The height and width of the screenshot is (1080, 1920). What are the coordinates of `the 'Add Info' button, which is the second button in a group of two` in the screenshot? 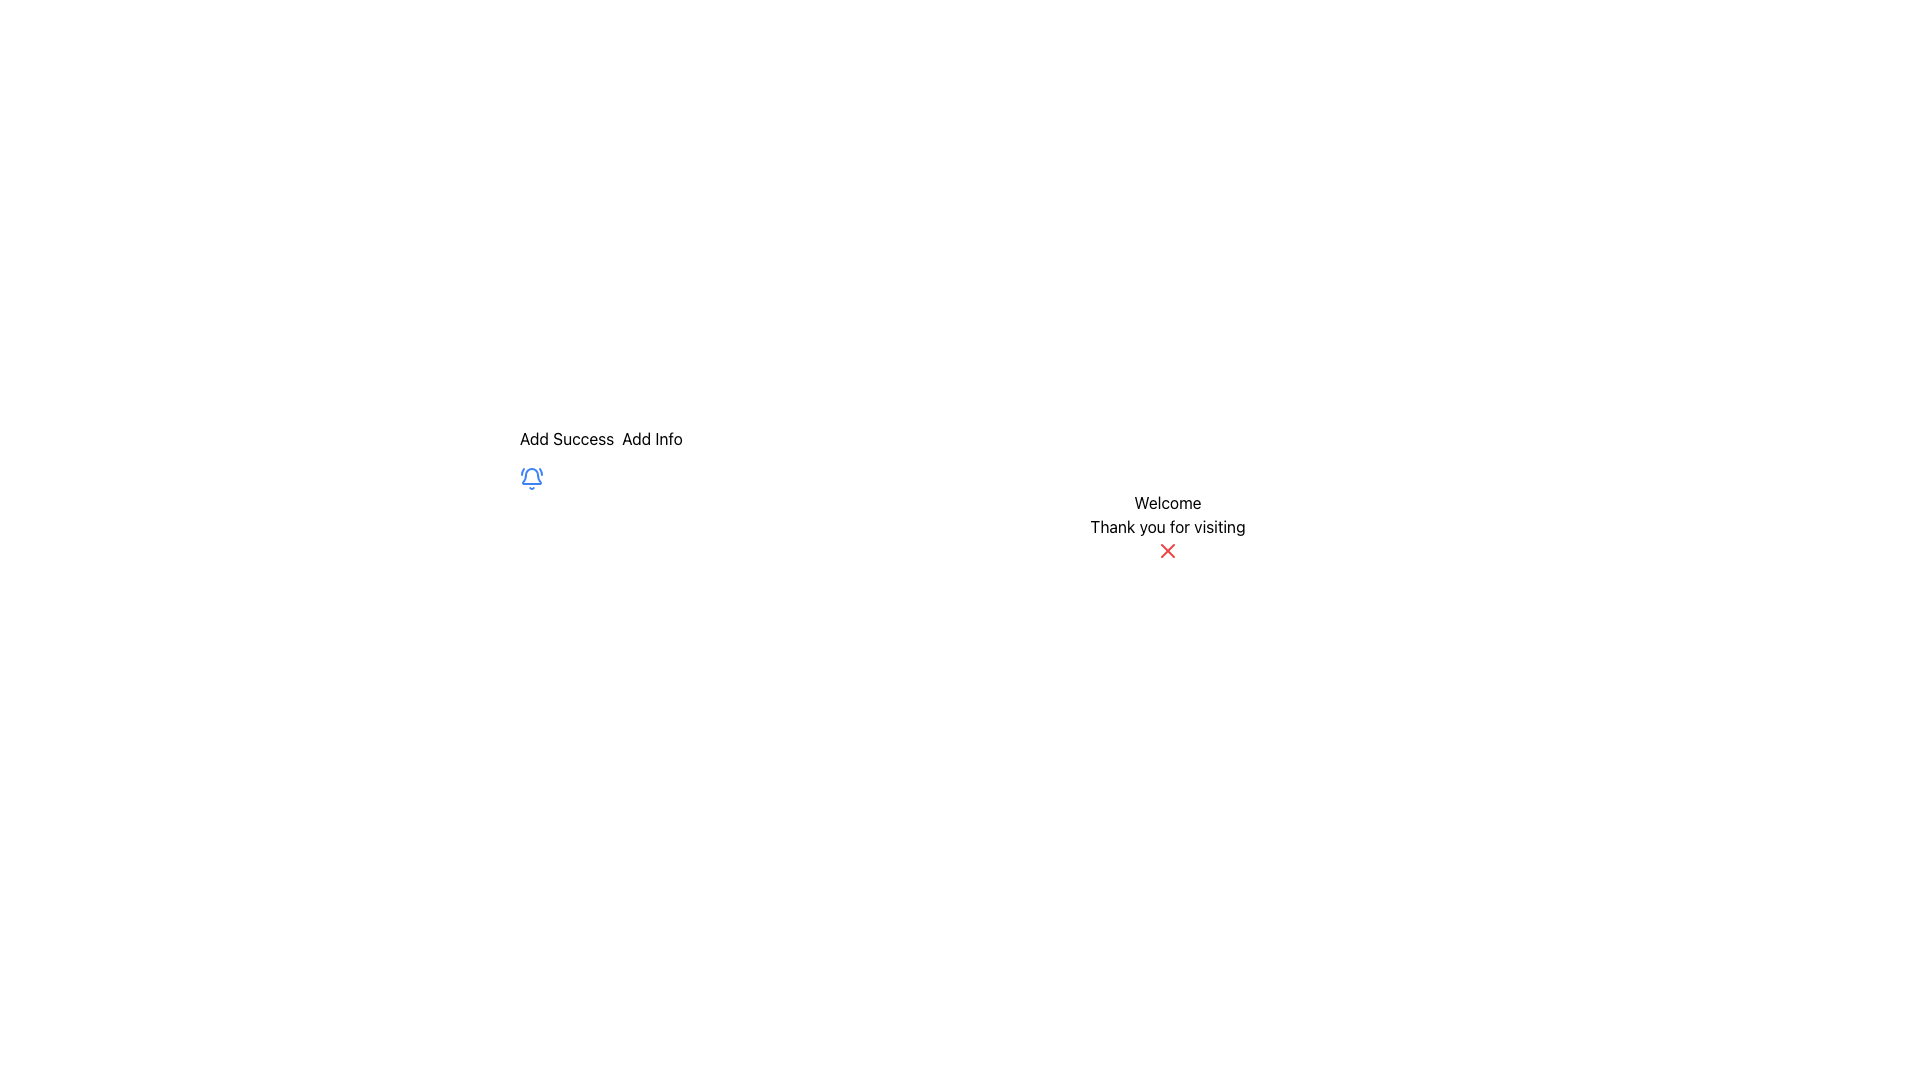 It's located at (652, 438).